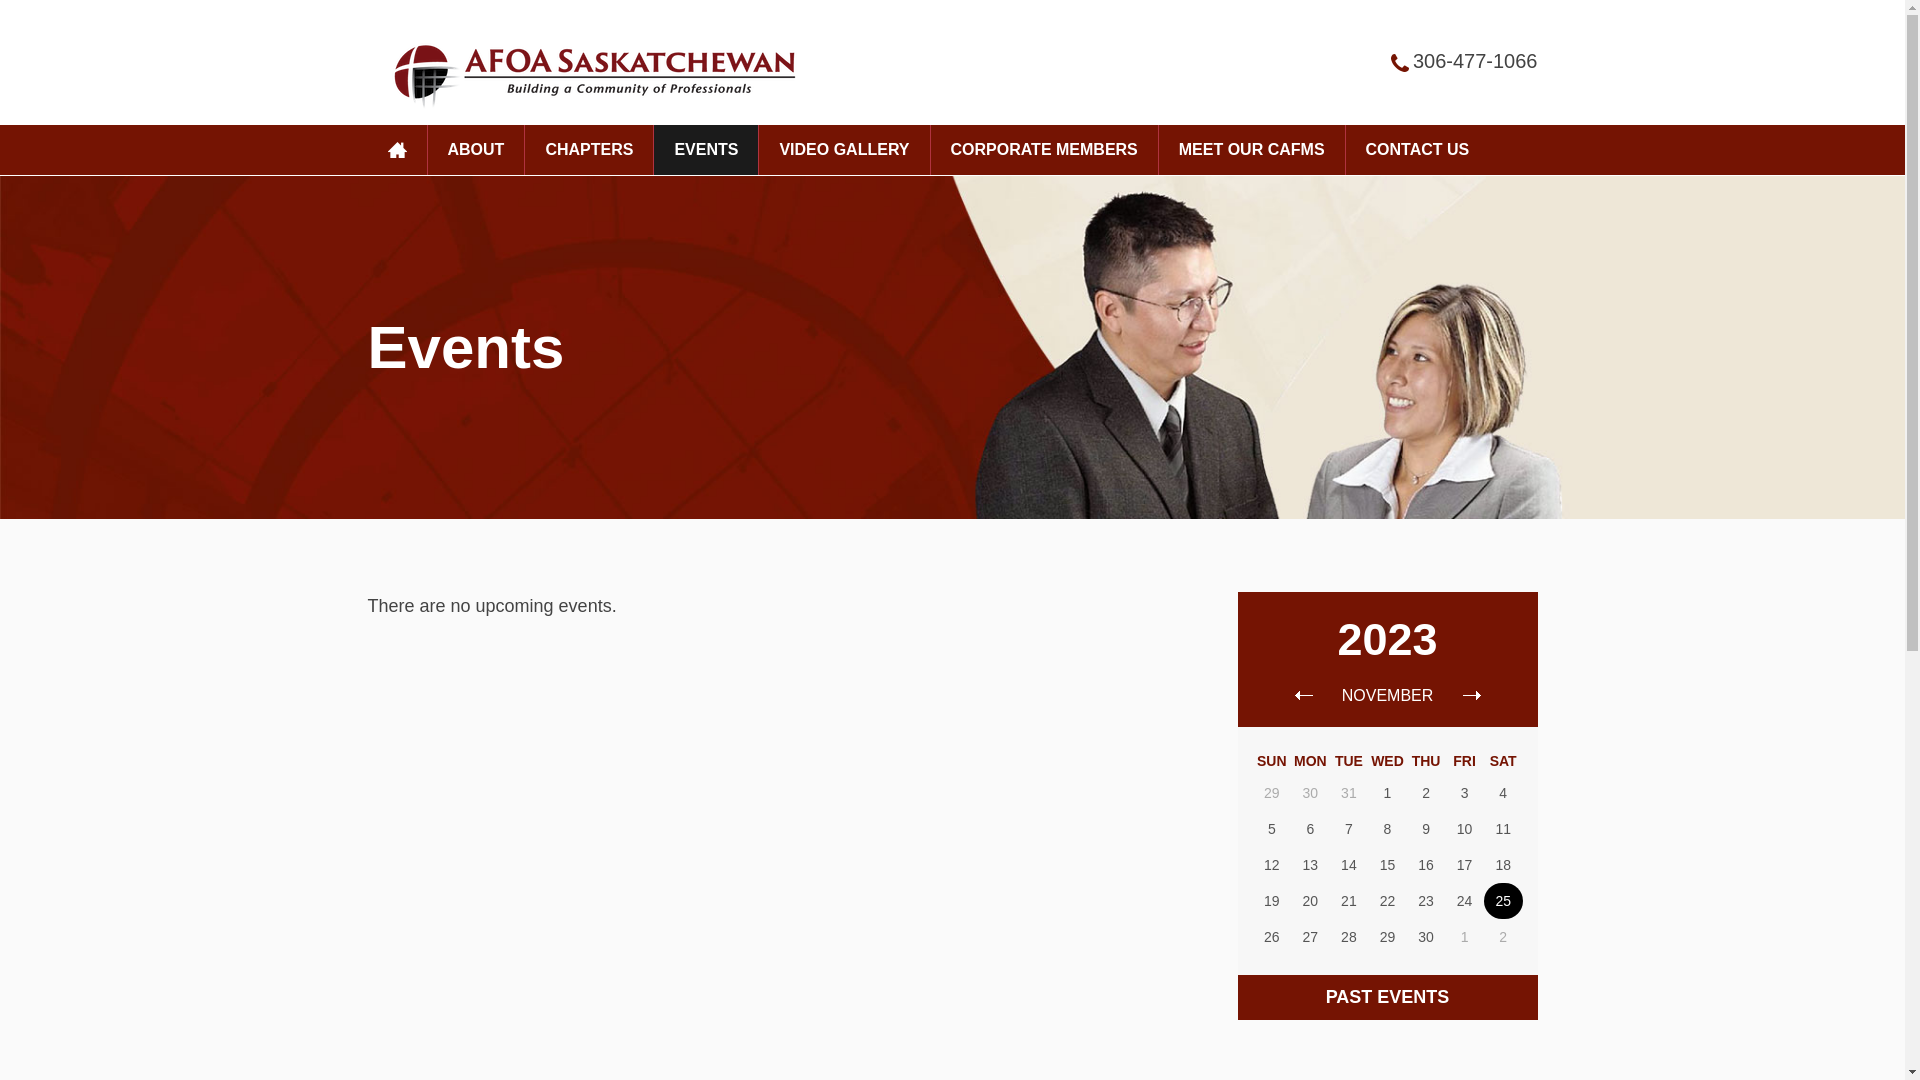 The image size is (1920, 1080). I want to click on 'CORPORATE MEMBERS', so click(1043, 149).